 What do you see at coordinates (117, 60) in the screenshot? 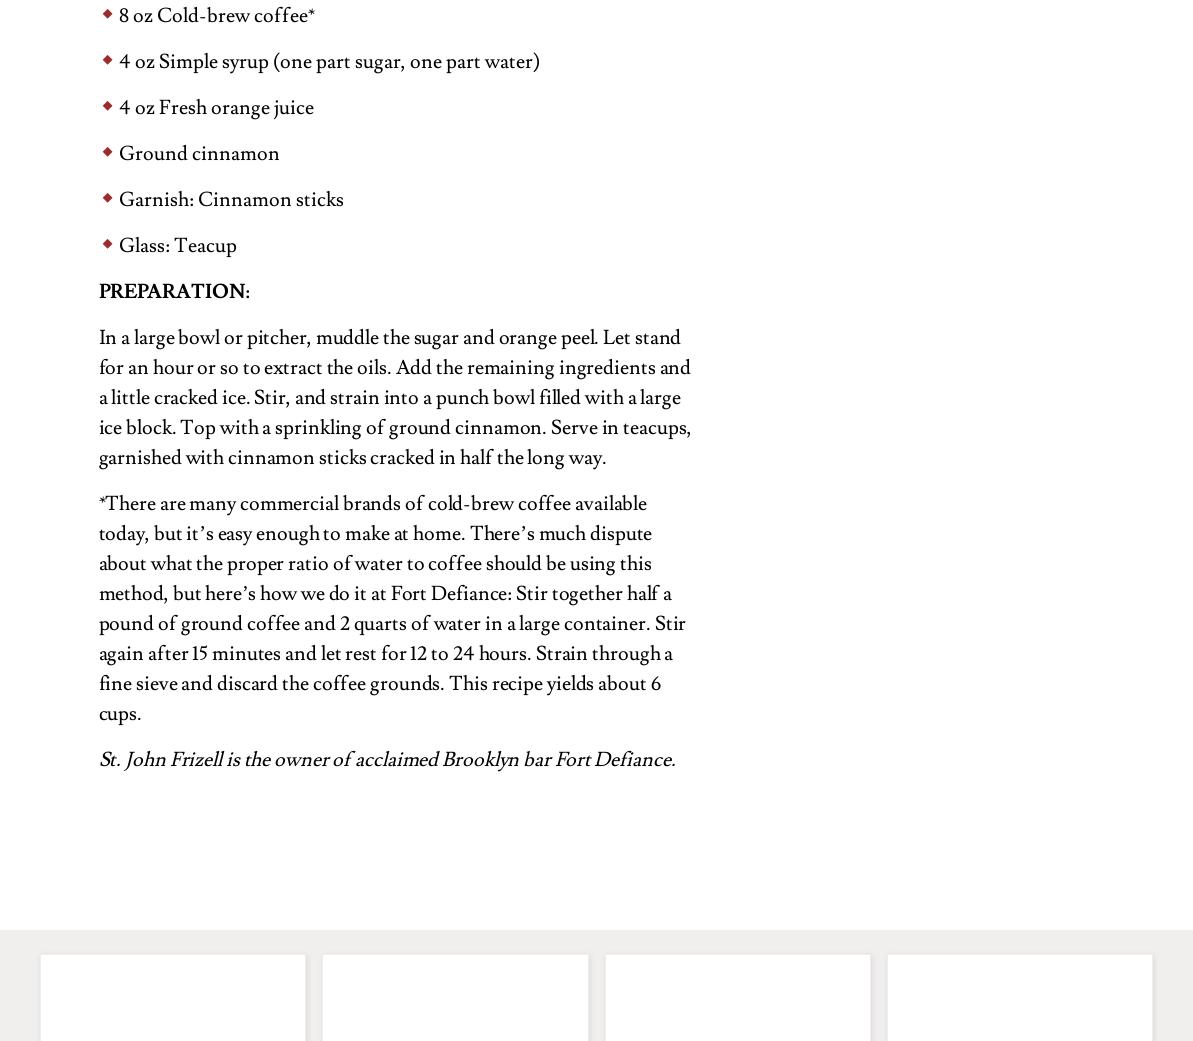
I see `'4 oz Simple syrup (one part sugar, one part water)'` at bounding box center [117, 60].